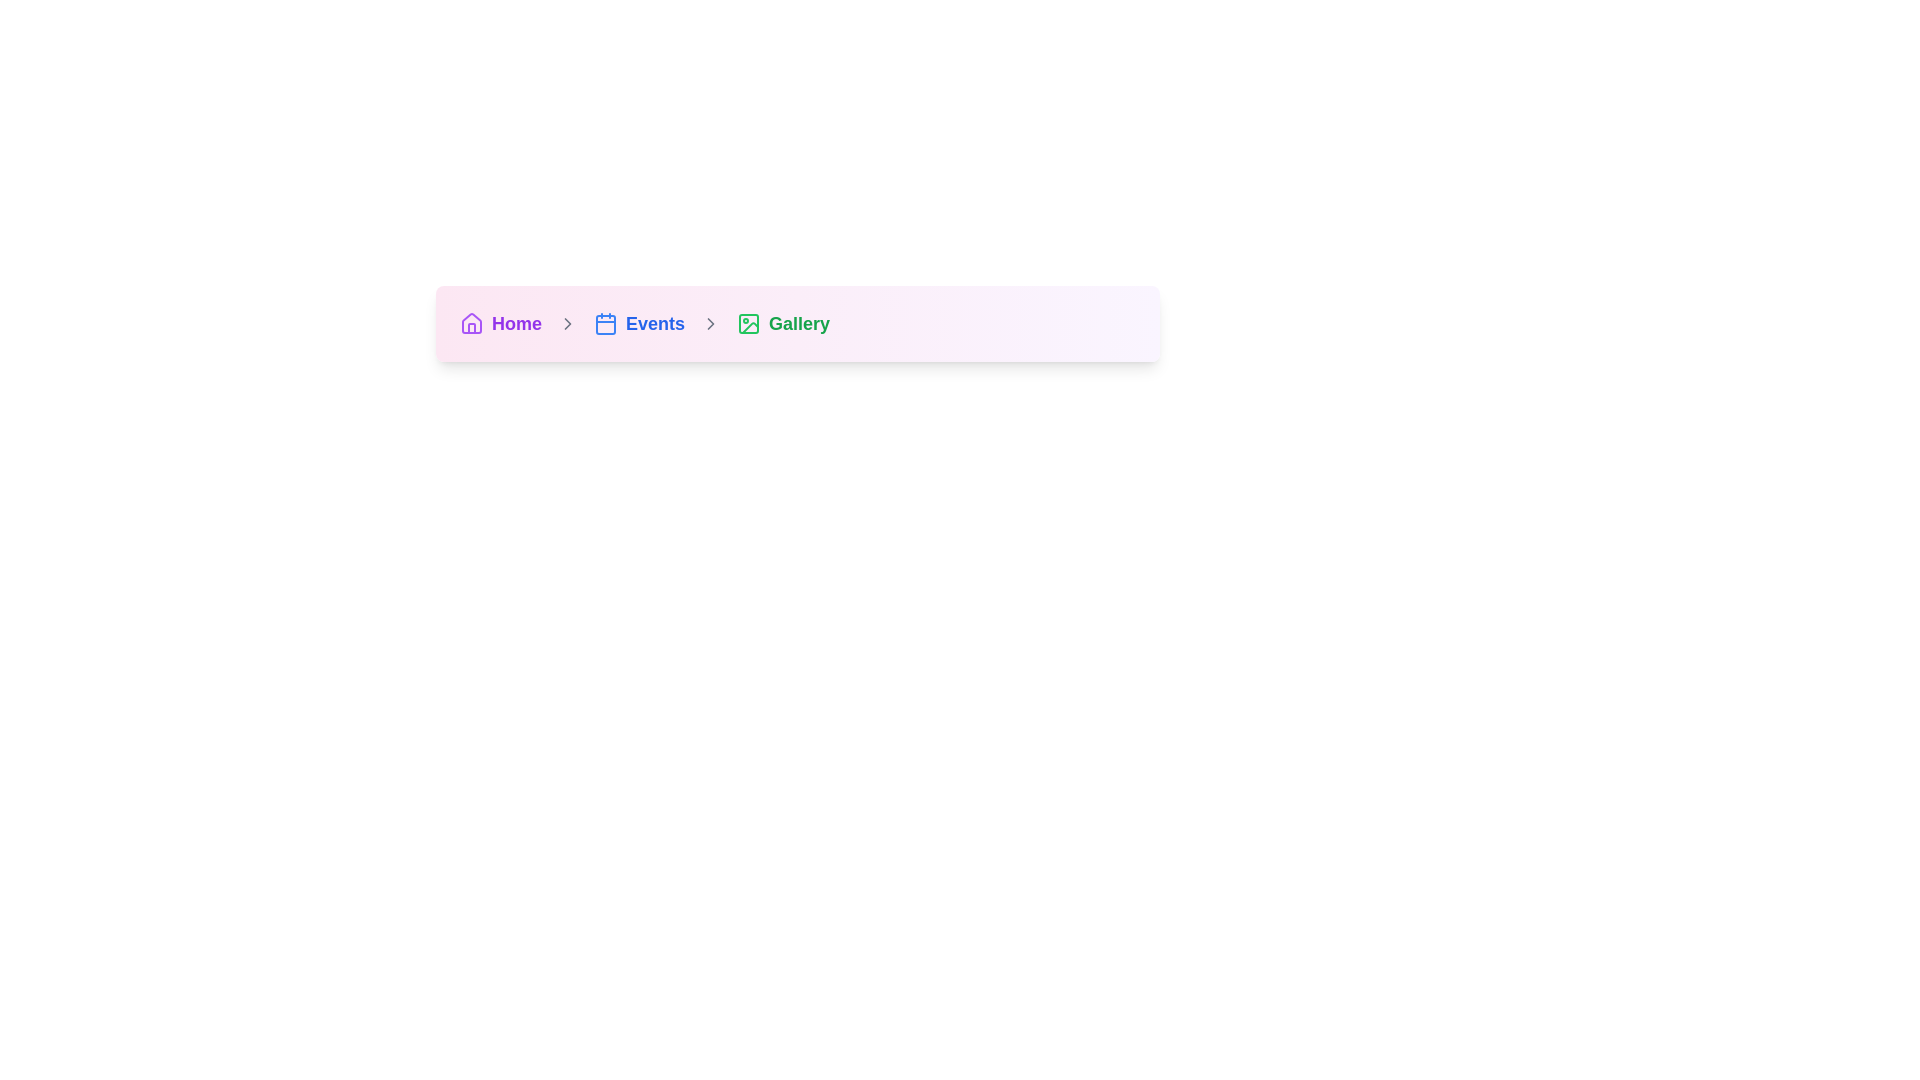 The height and width of the screenshot is (1080, 1920). Describe the element at coordinates (747, 323) in the screenshot. I see `the green rectangular SVG element that is part of the breadcrumb navigation bar for the 'Gallery' link by moving the cursor to its center point` at that location.